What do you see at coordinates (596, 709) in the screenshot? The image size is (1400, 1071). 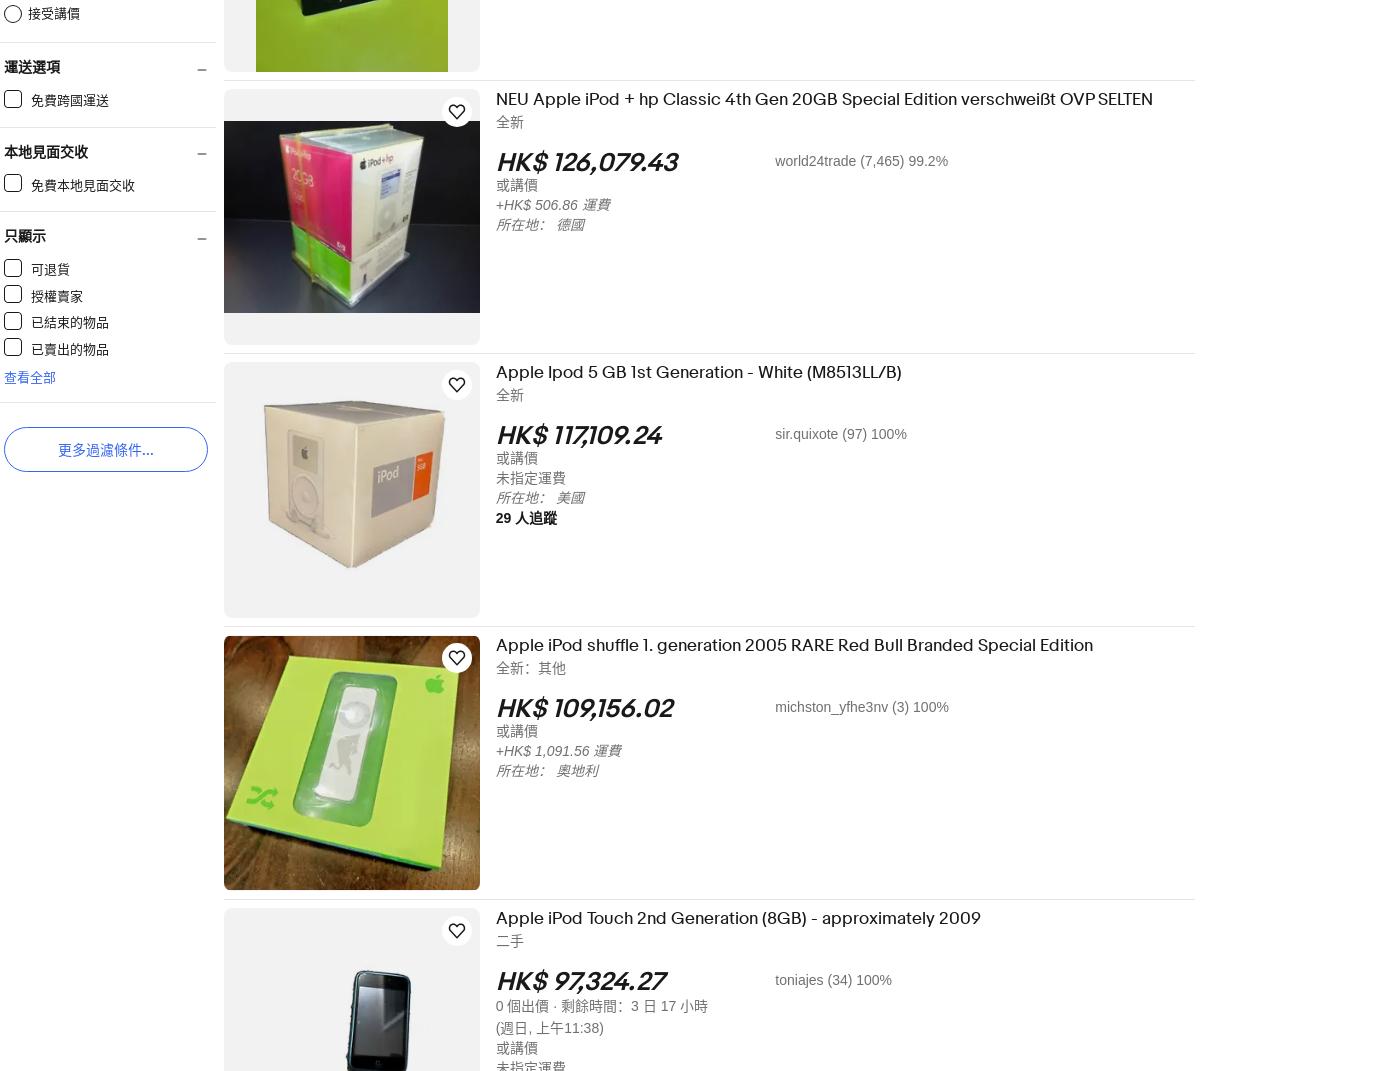 I see `'HK$ 109,156.02'` at bounding box center [596, 709].